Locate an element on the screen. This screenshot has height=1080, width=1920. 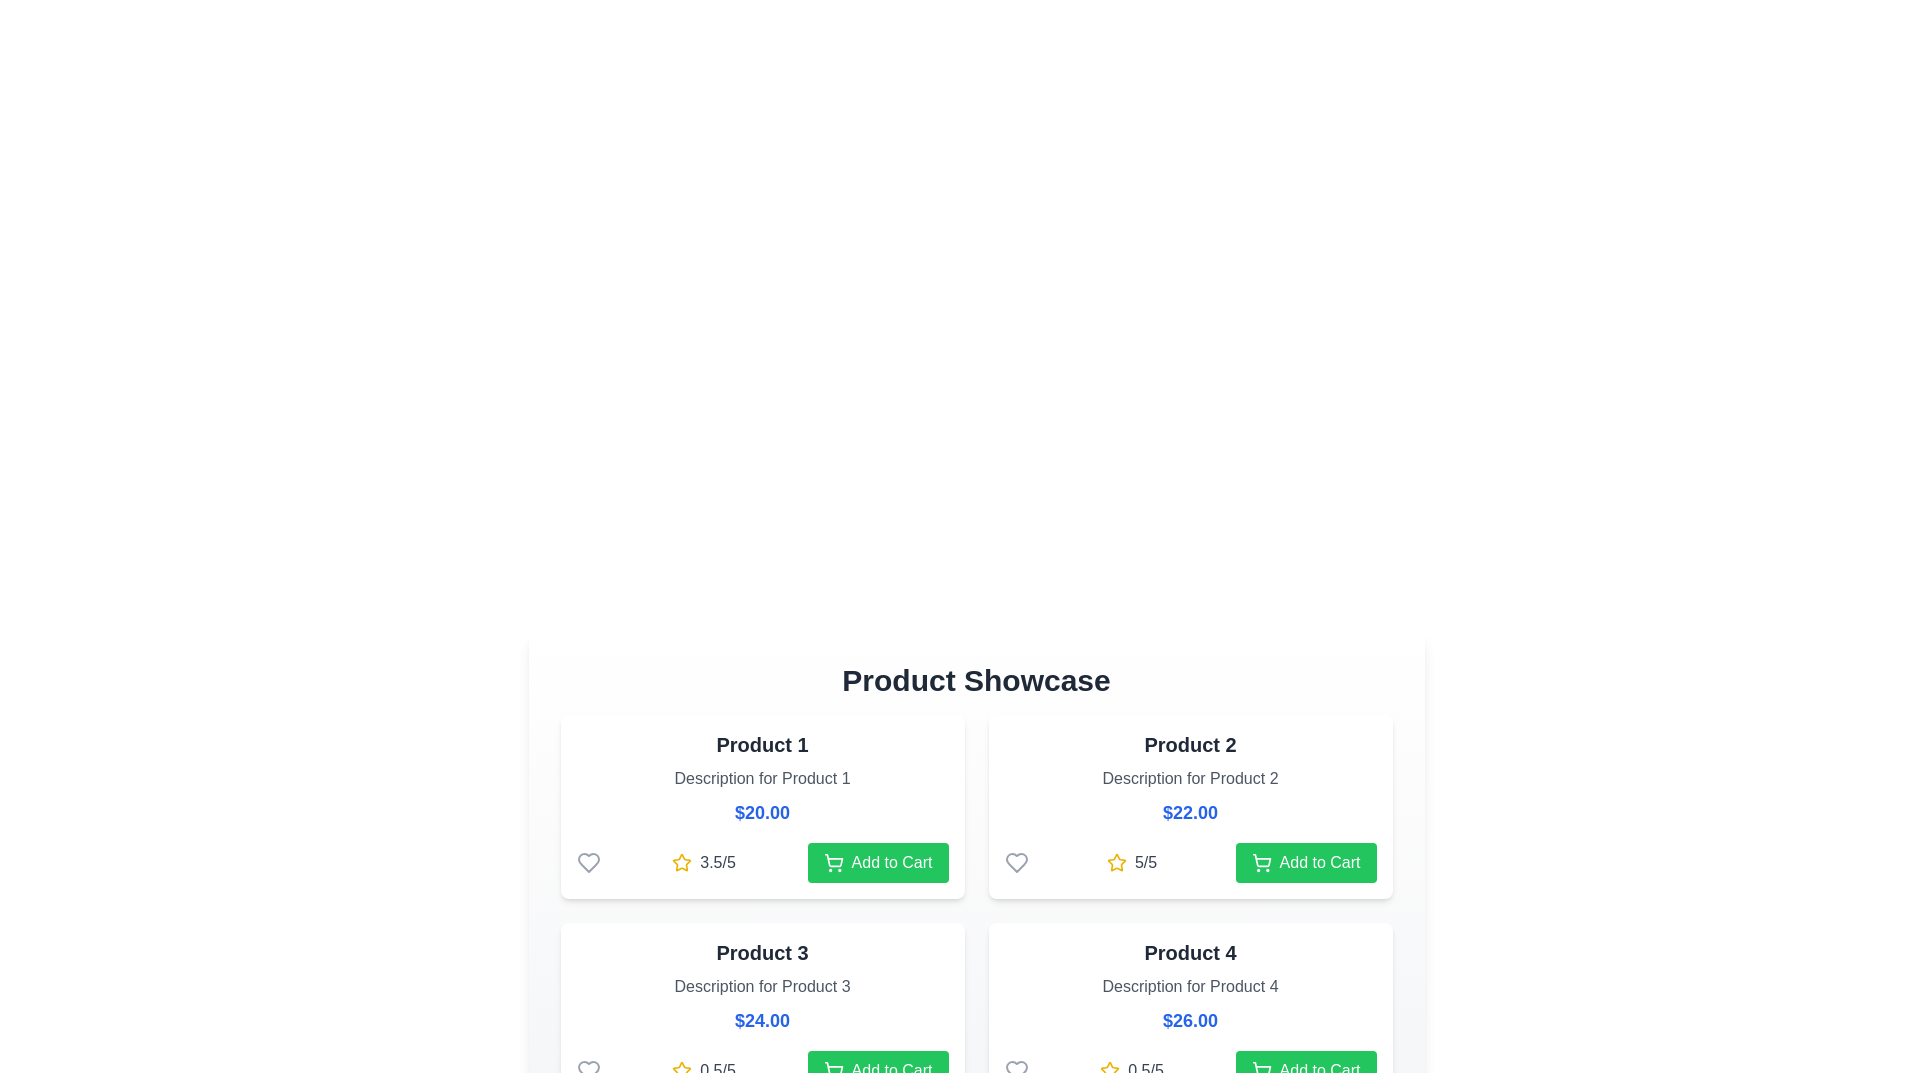
the heart-shaped icon button outlined in gray, which is located to the left side of the rating and above the 'Add to Cart' button is located at coordinates (587, 862).